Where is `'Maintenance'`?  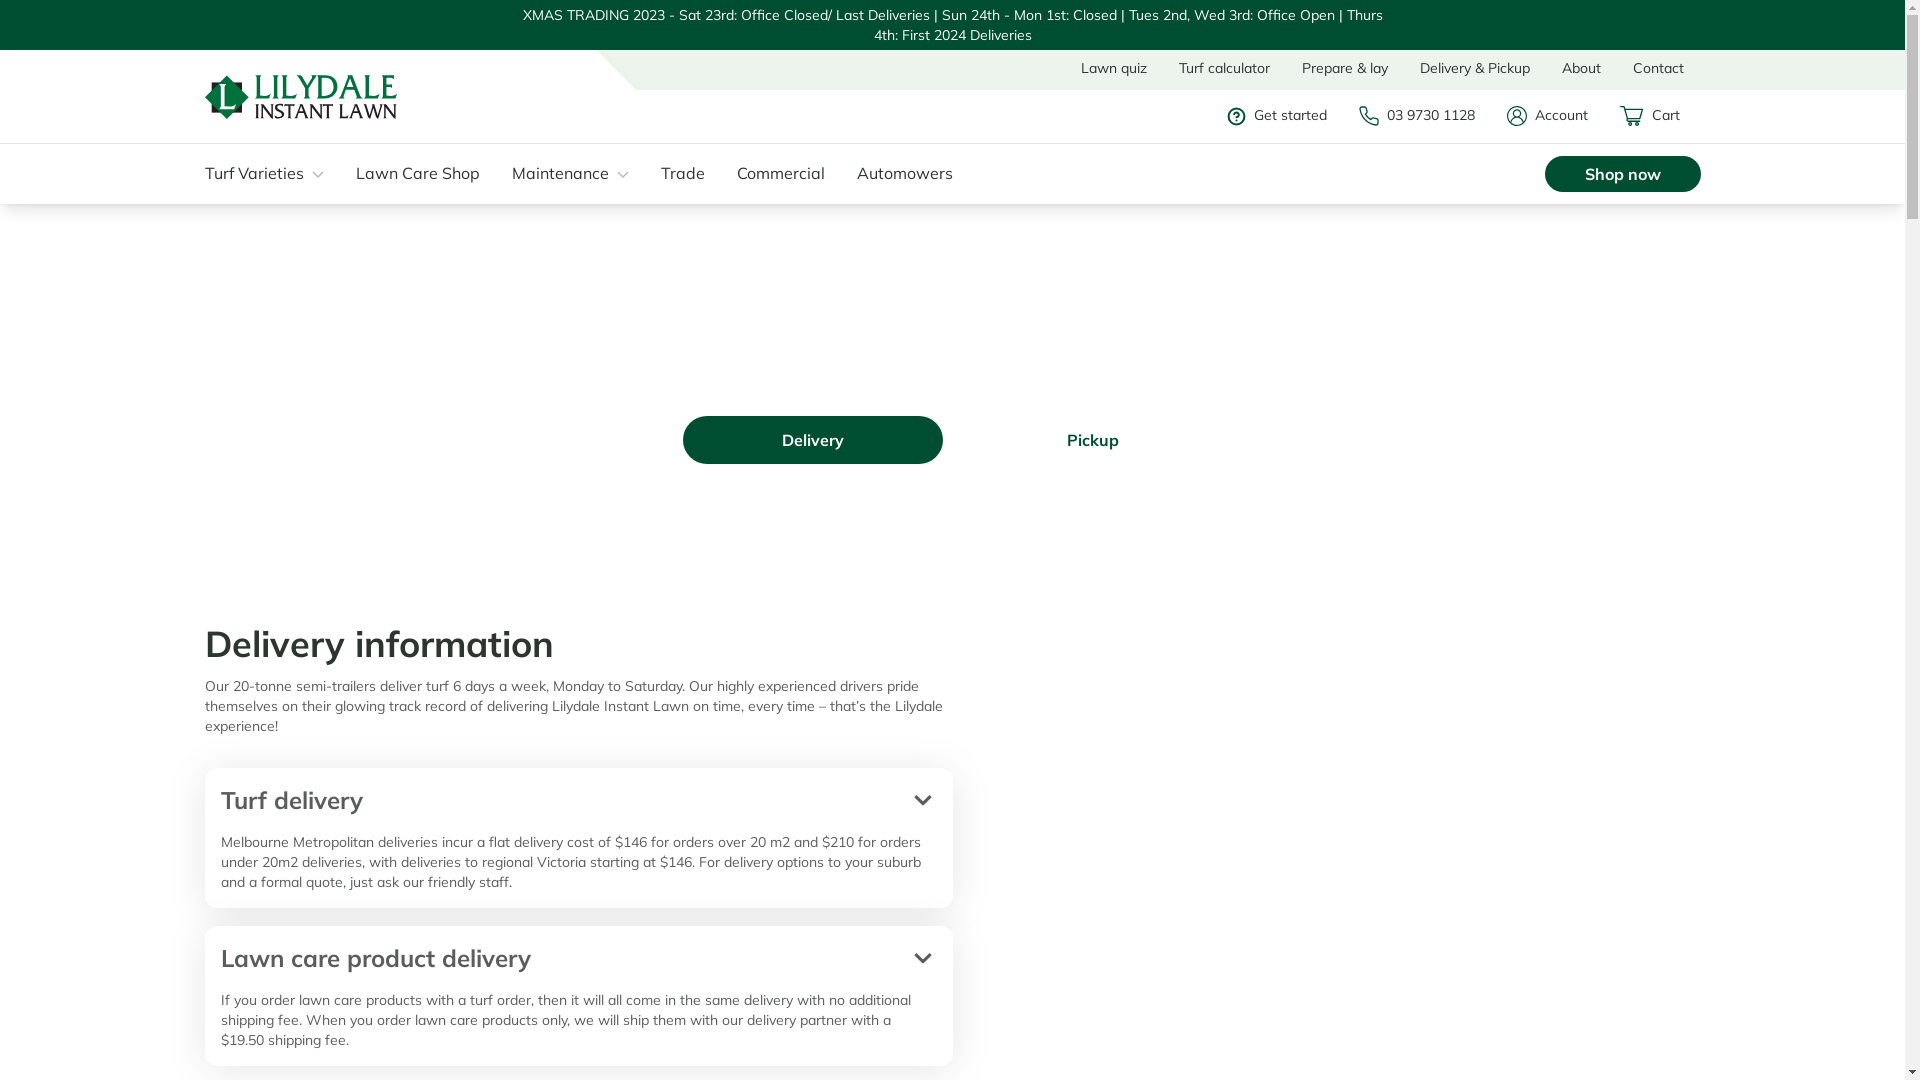 'Maintenance' is located at coordinates (512, 172).